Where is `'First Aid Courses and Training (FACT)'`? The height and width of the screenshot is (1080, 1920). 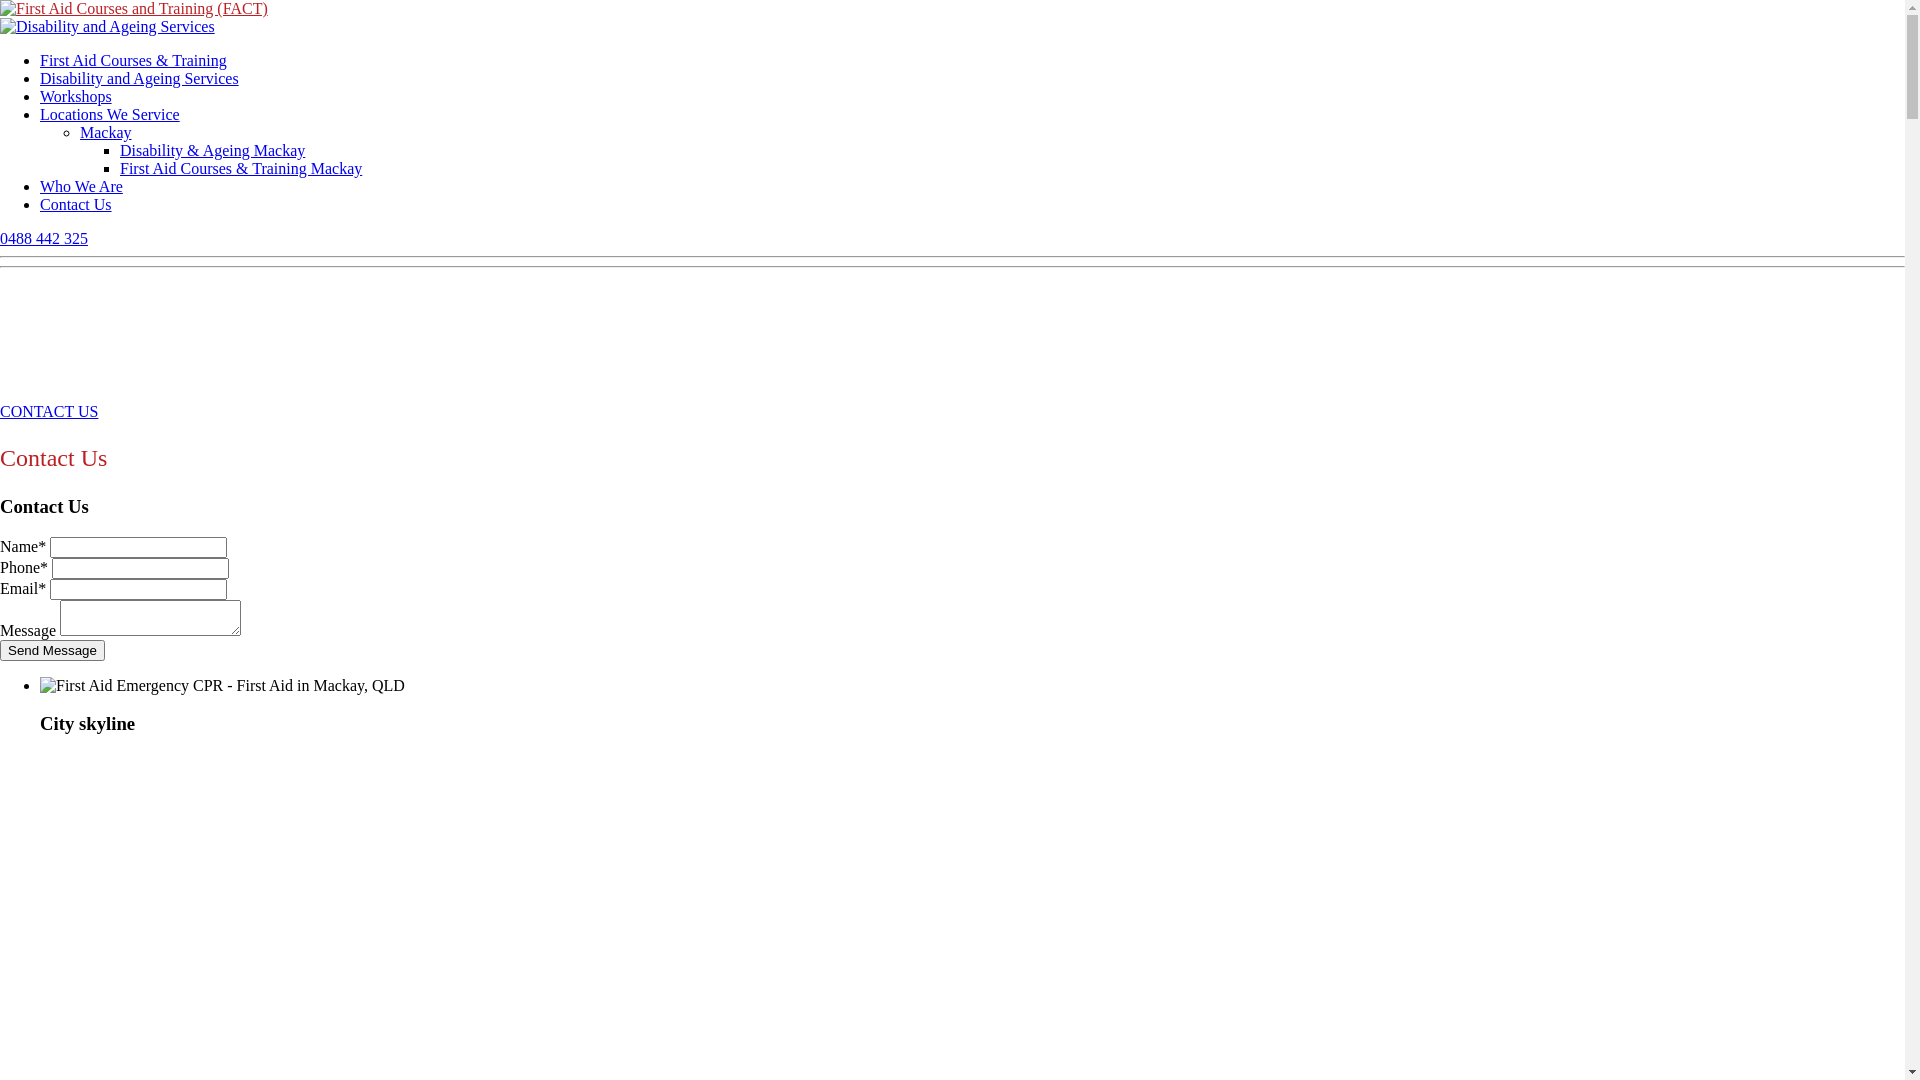
'First Aid Courses and Training (FACT)' is located at coordinates (133, 8).